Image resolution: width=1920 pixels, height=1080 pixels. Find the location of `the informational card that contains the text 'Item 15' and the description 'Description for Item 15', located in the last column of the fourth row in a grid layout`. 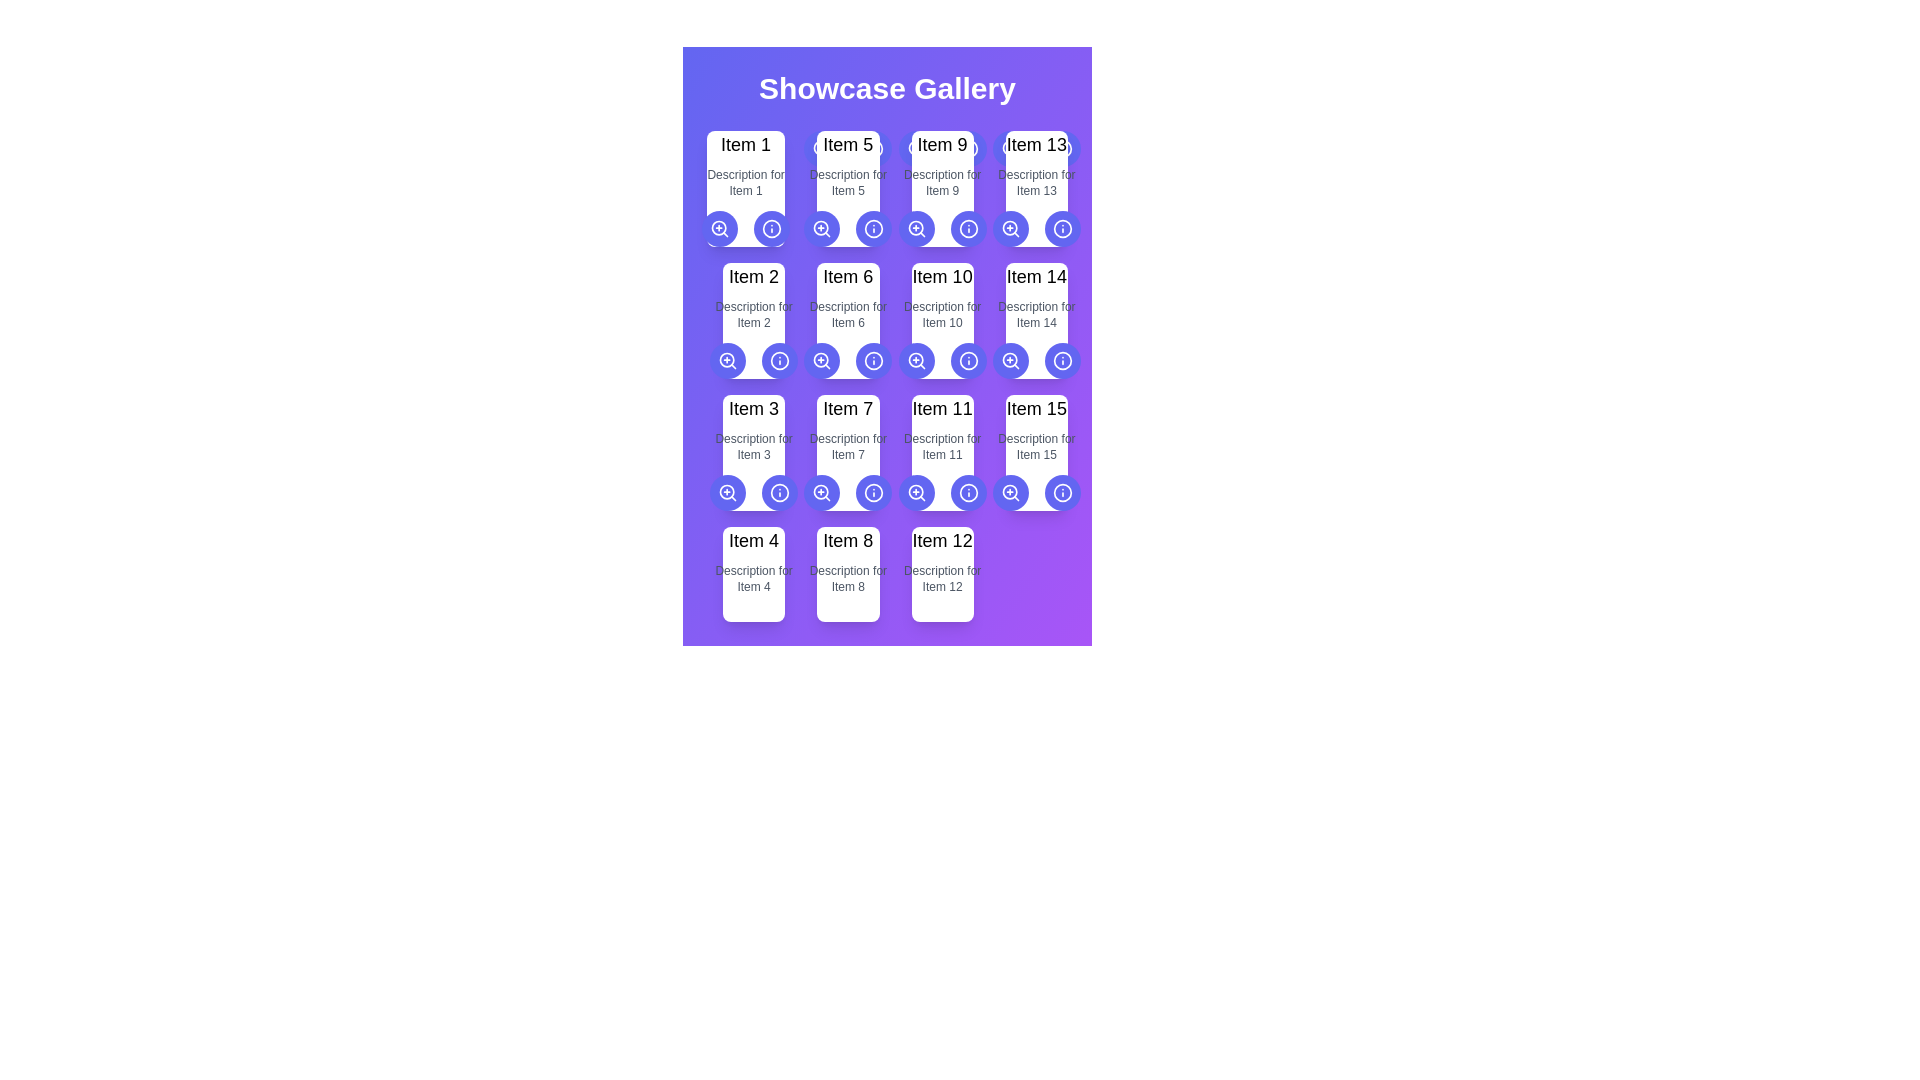

the informational card that contains the text 'Item 15' and the description 'Description for Item 15', located in the last column of the fourth row in a grid layout is located at coordinates (1036, 452).